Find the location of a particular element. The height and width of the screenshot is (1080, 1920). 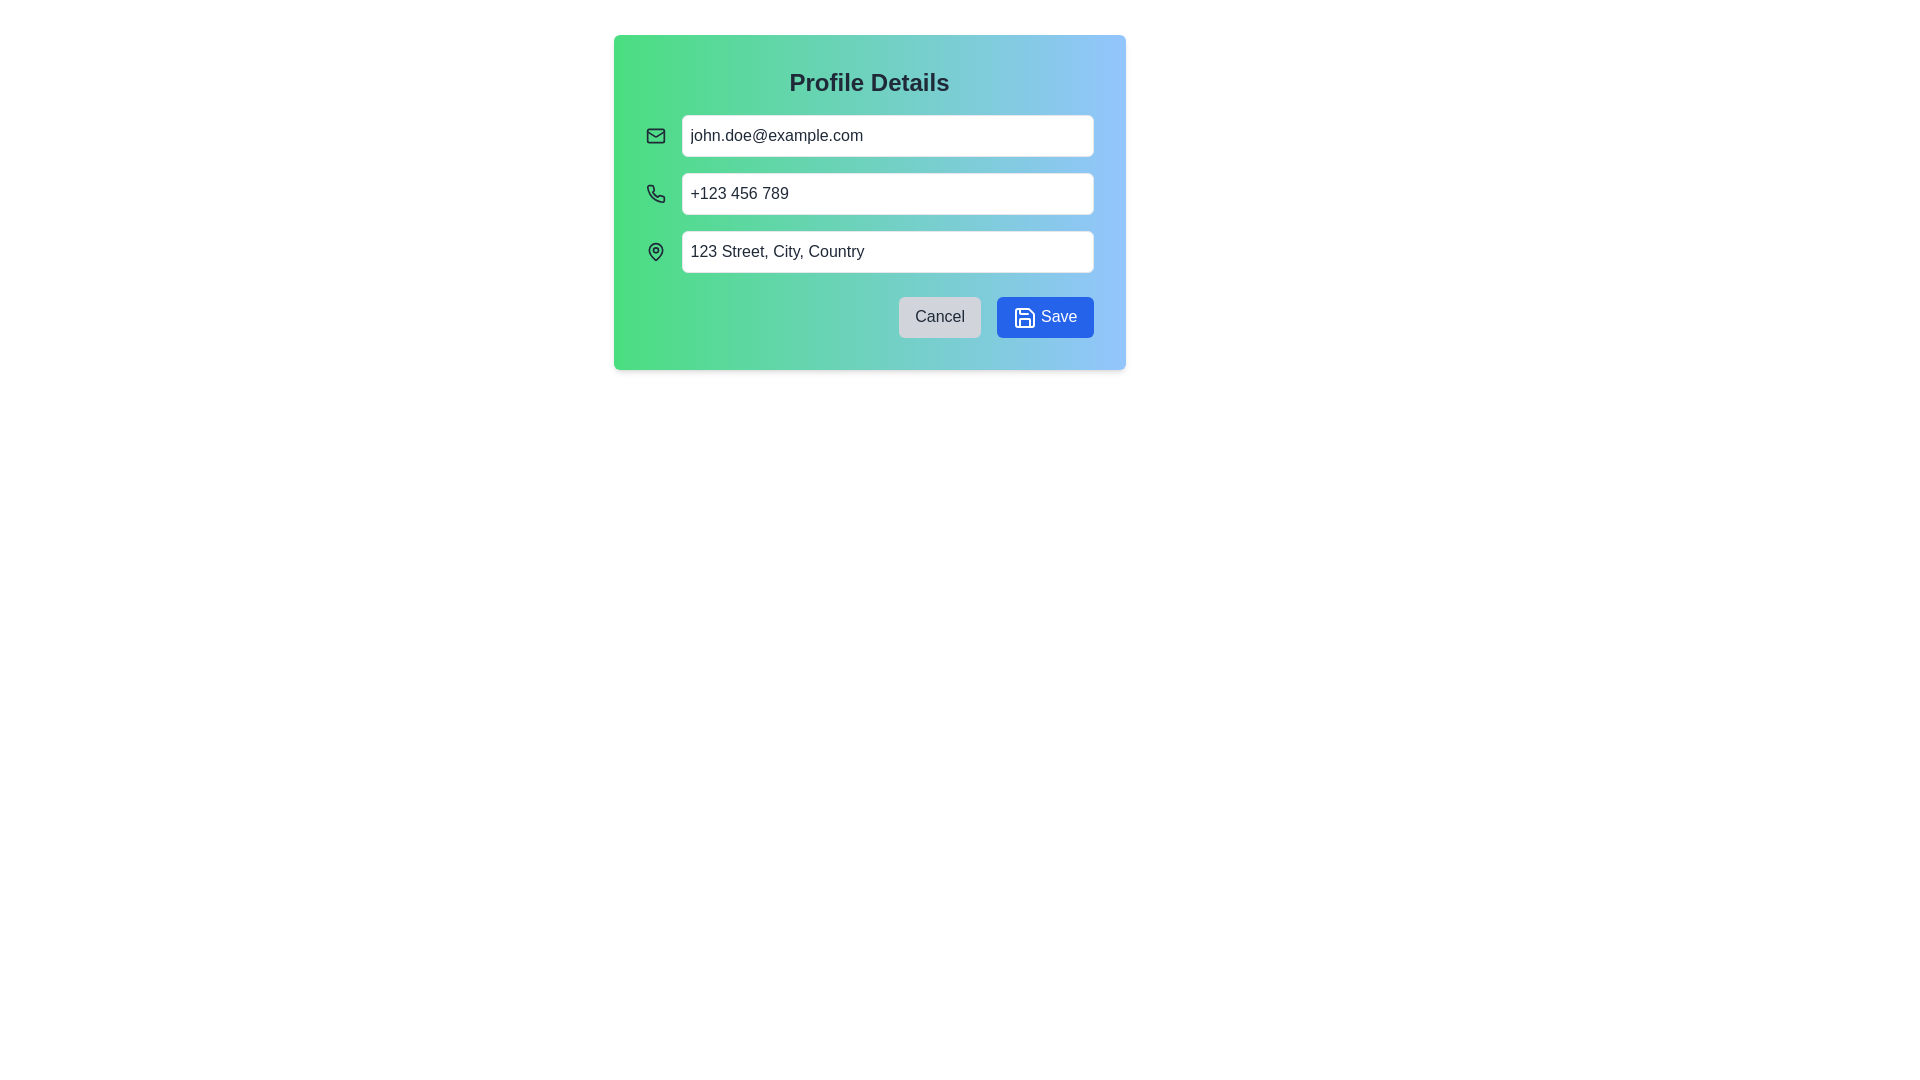

the address input field located in the lower part of the structured form to focus on it is located at coordinates (886, 250).